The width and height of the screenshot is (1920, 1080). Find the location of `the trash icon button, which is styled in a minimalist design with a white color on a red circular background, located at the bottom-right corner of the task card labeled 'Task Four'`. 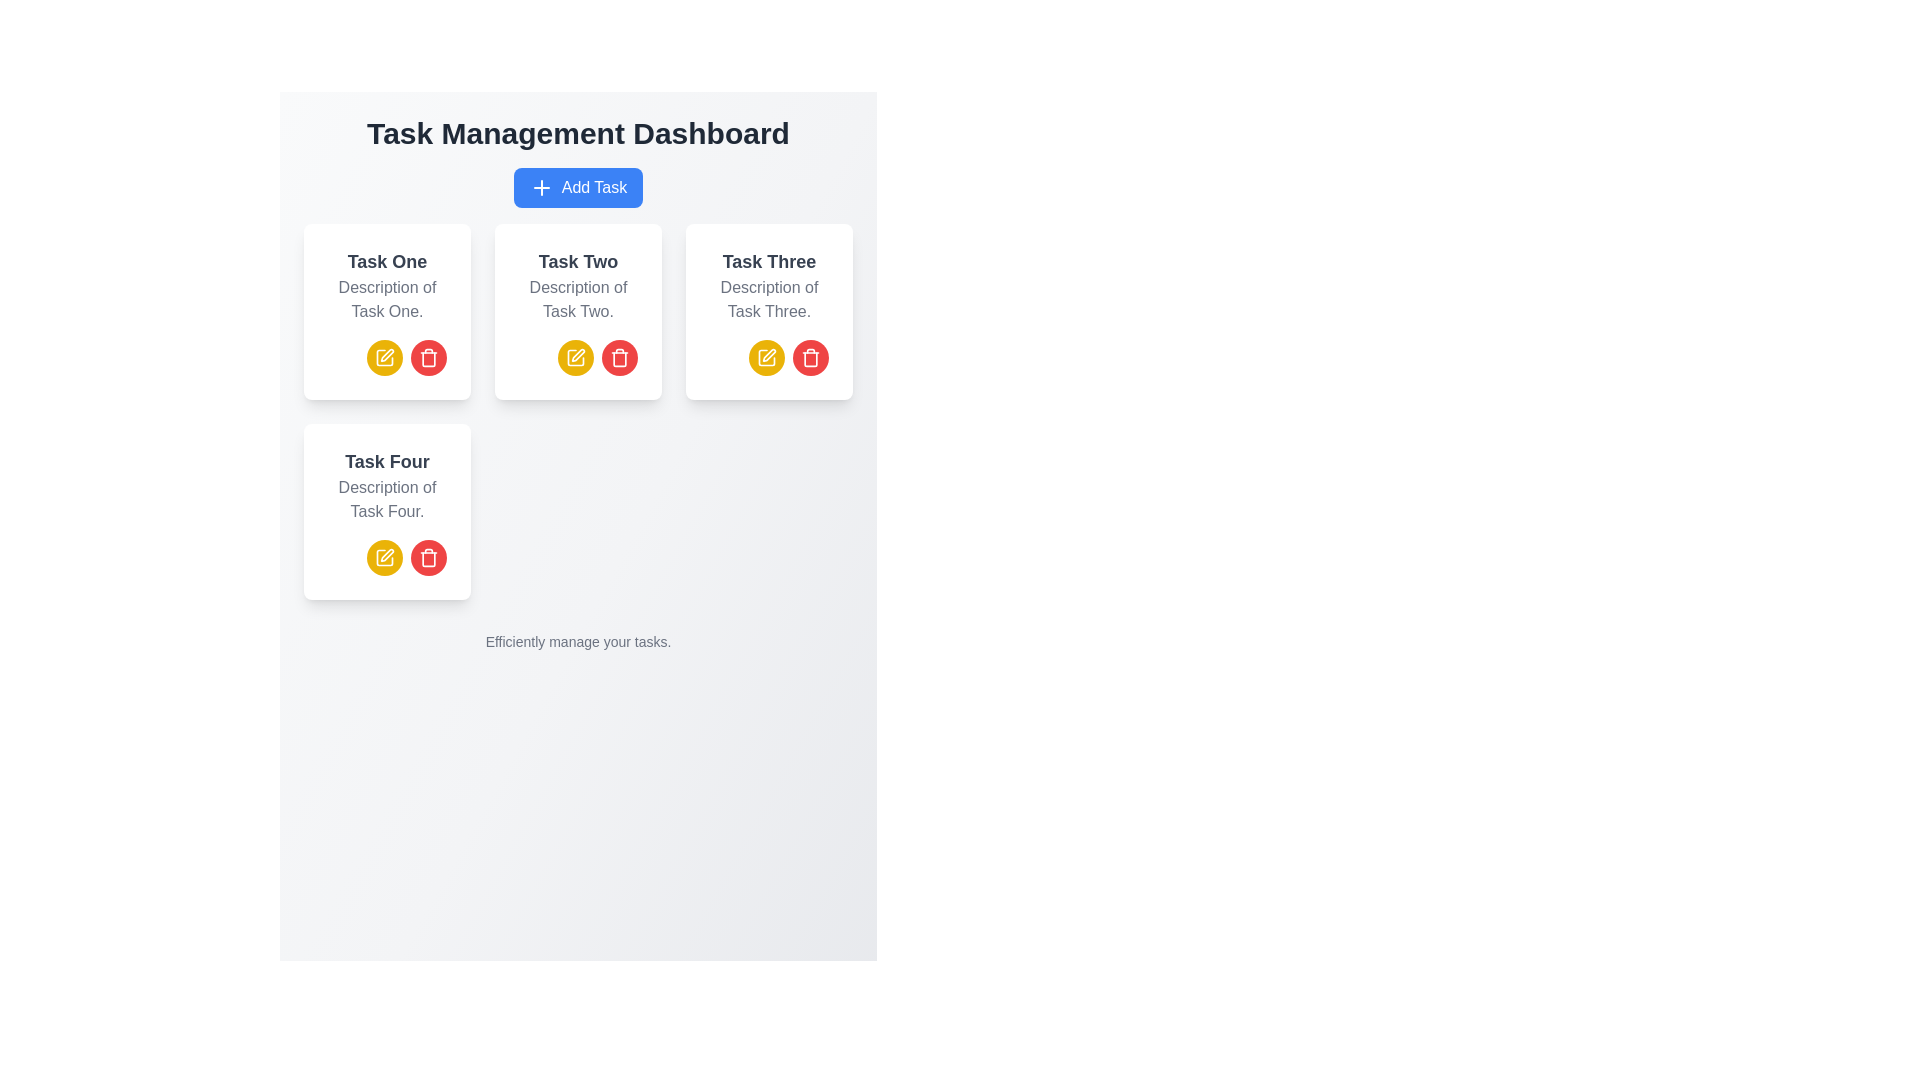

the trash icon button, which is styled in a minimalist design with a white color on a red circular background, located at the bottom-right corner of the task card labeled 'Task Four' is located at coordinates (427, 558).